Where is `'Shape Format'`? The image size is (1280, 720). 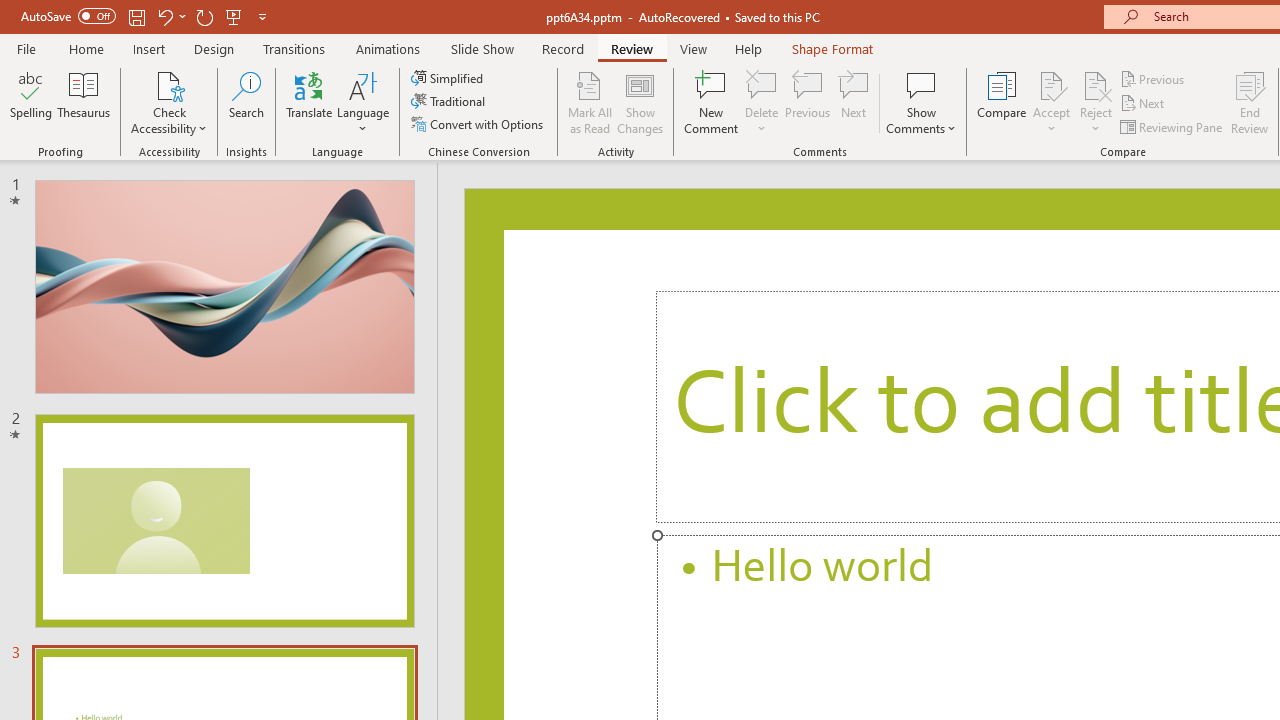 'Shape Format' is located at coordinates (832, 48).